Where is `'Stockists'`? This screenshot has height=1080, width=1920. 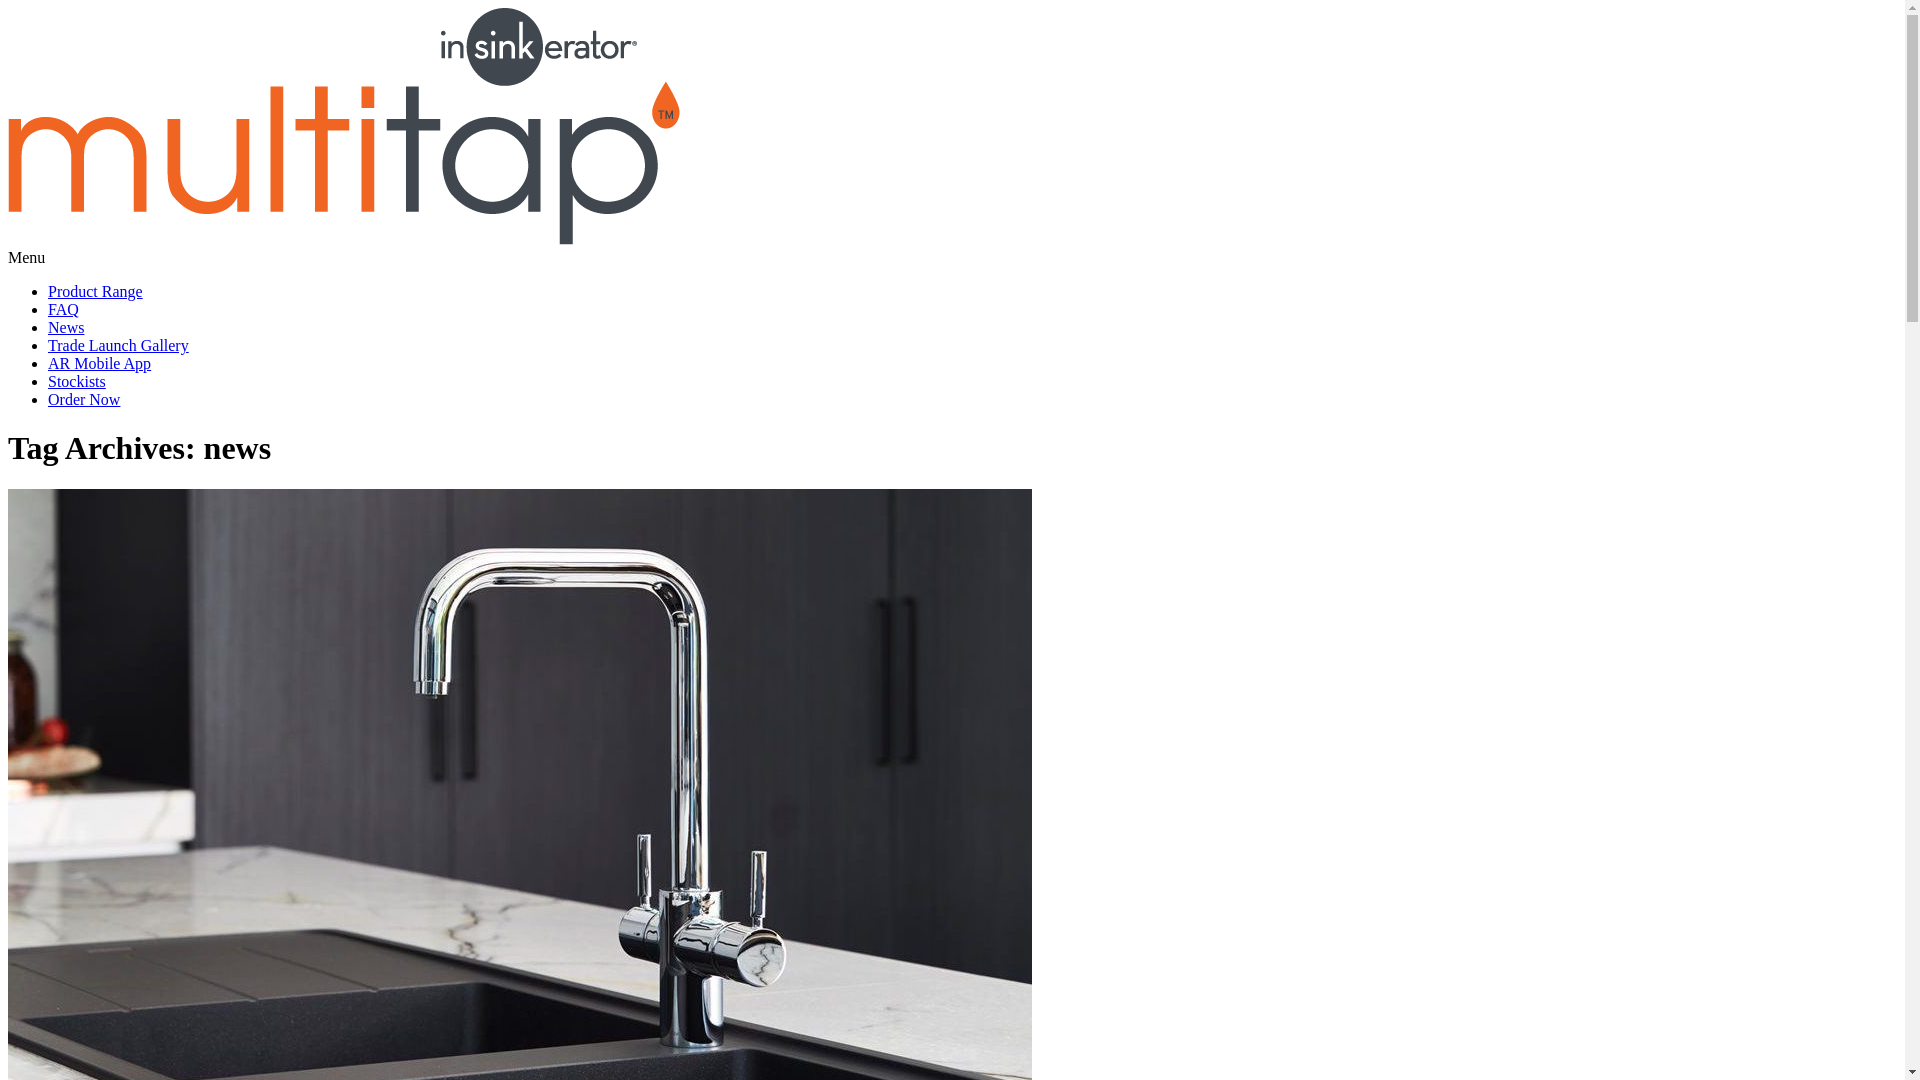
'Stockists' is located at coordinates (48, 381).